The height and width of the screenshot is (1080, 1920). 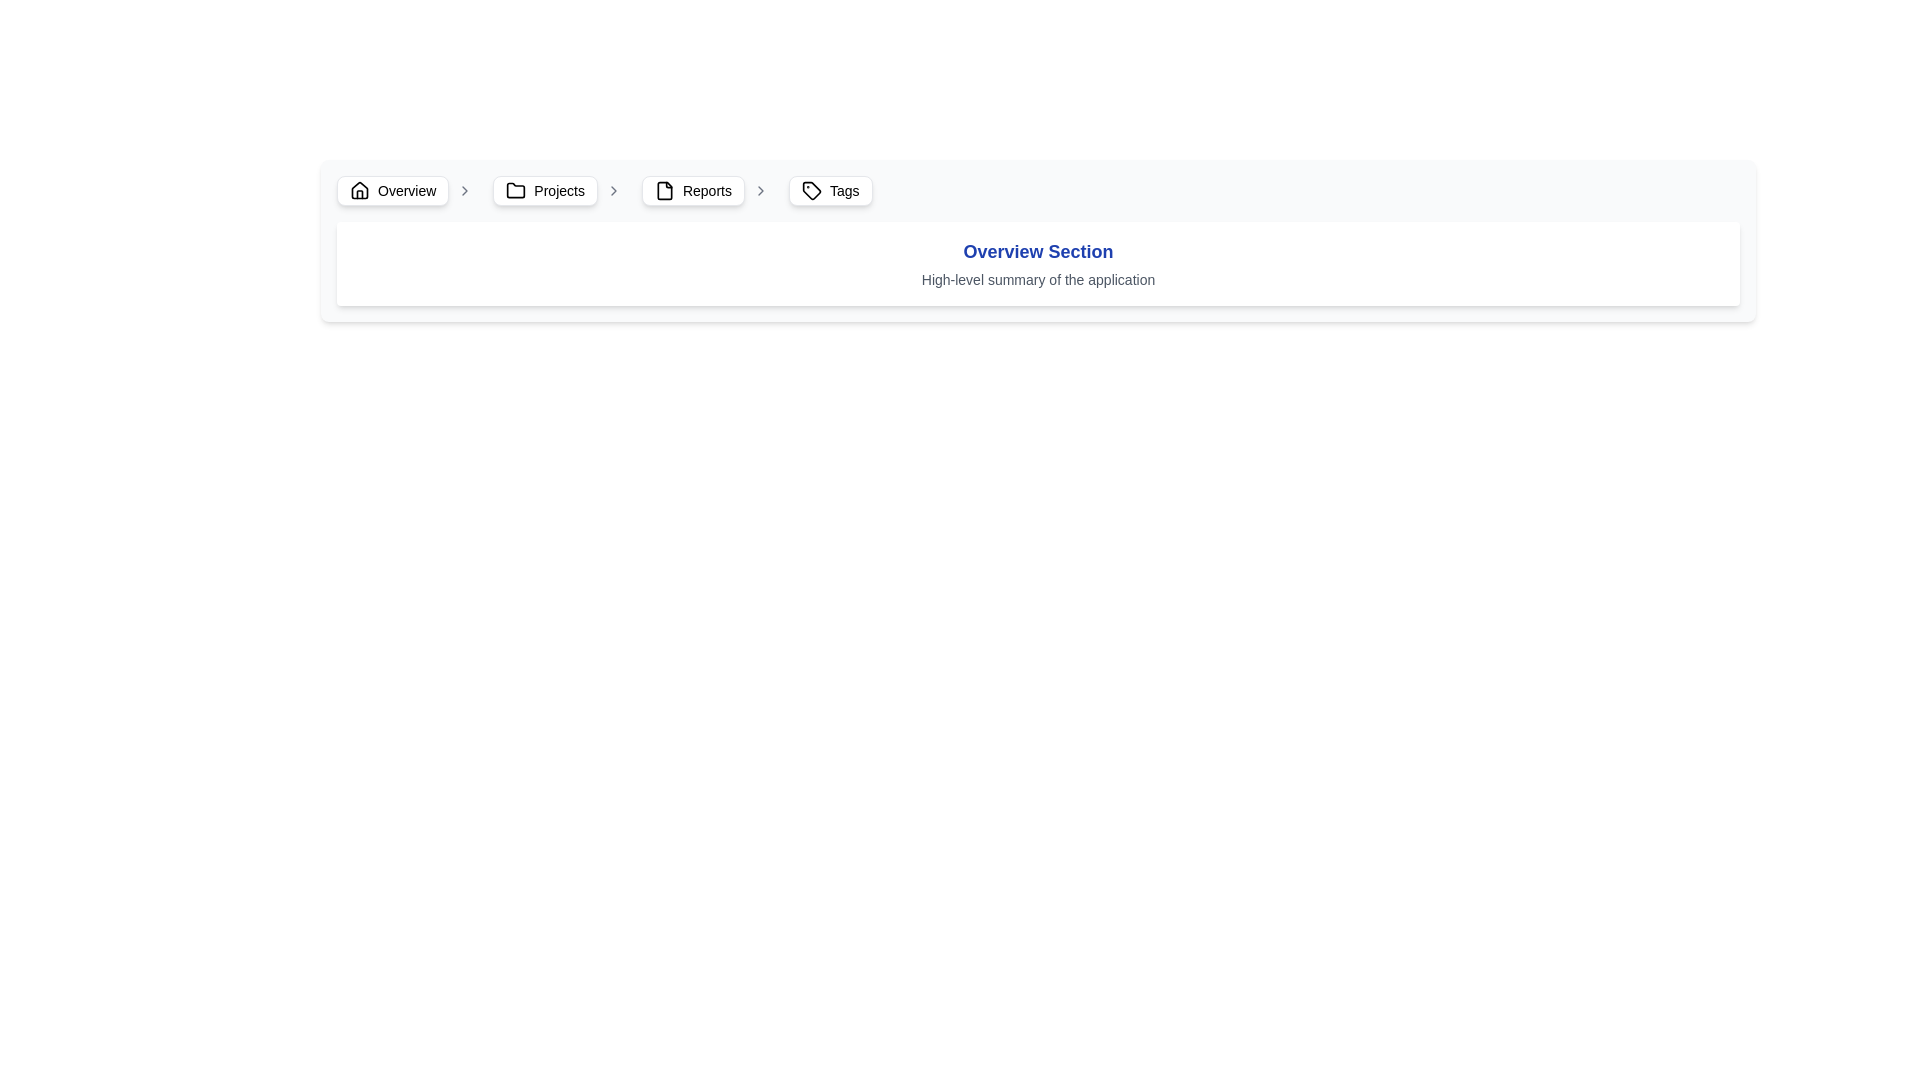 I want to click on text content of the 'Reports' label in the breadcrumb navigation bar, which is the fourth item following 'Overview', 'Projects', and a document icon, so click(x=707, y=191).